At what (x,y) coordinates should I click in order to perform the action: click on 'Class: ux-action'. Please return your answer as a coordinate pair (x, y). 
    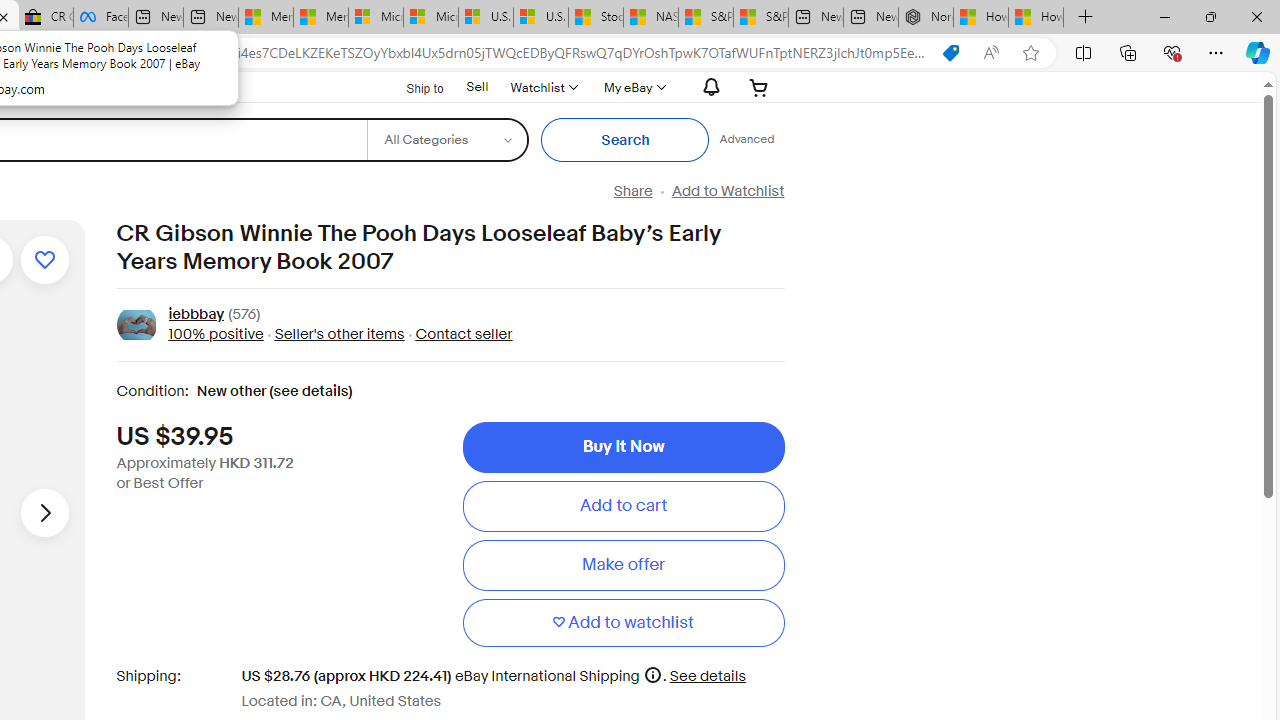
    Looking at the image, I should click on (135, 324).